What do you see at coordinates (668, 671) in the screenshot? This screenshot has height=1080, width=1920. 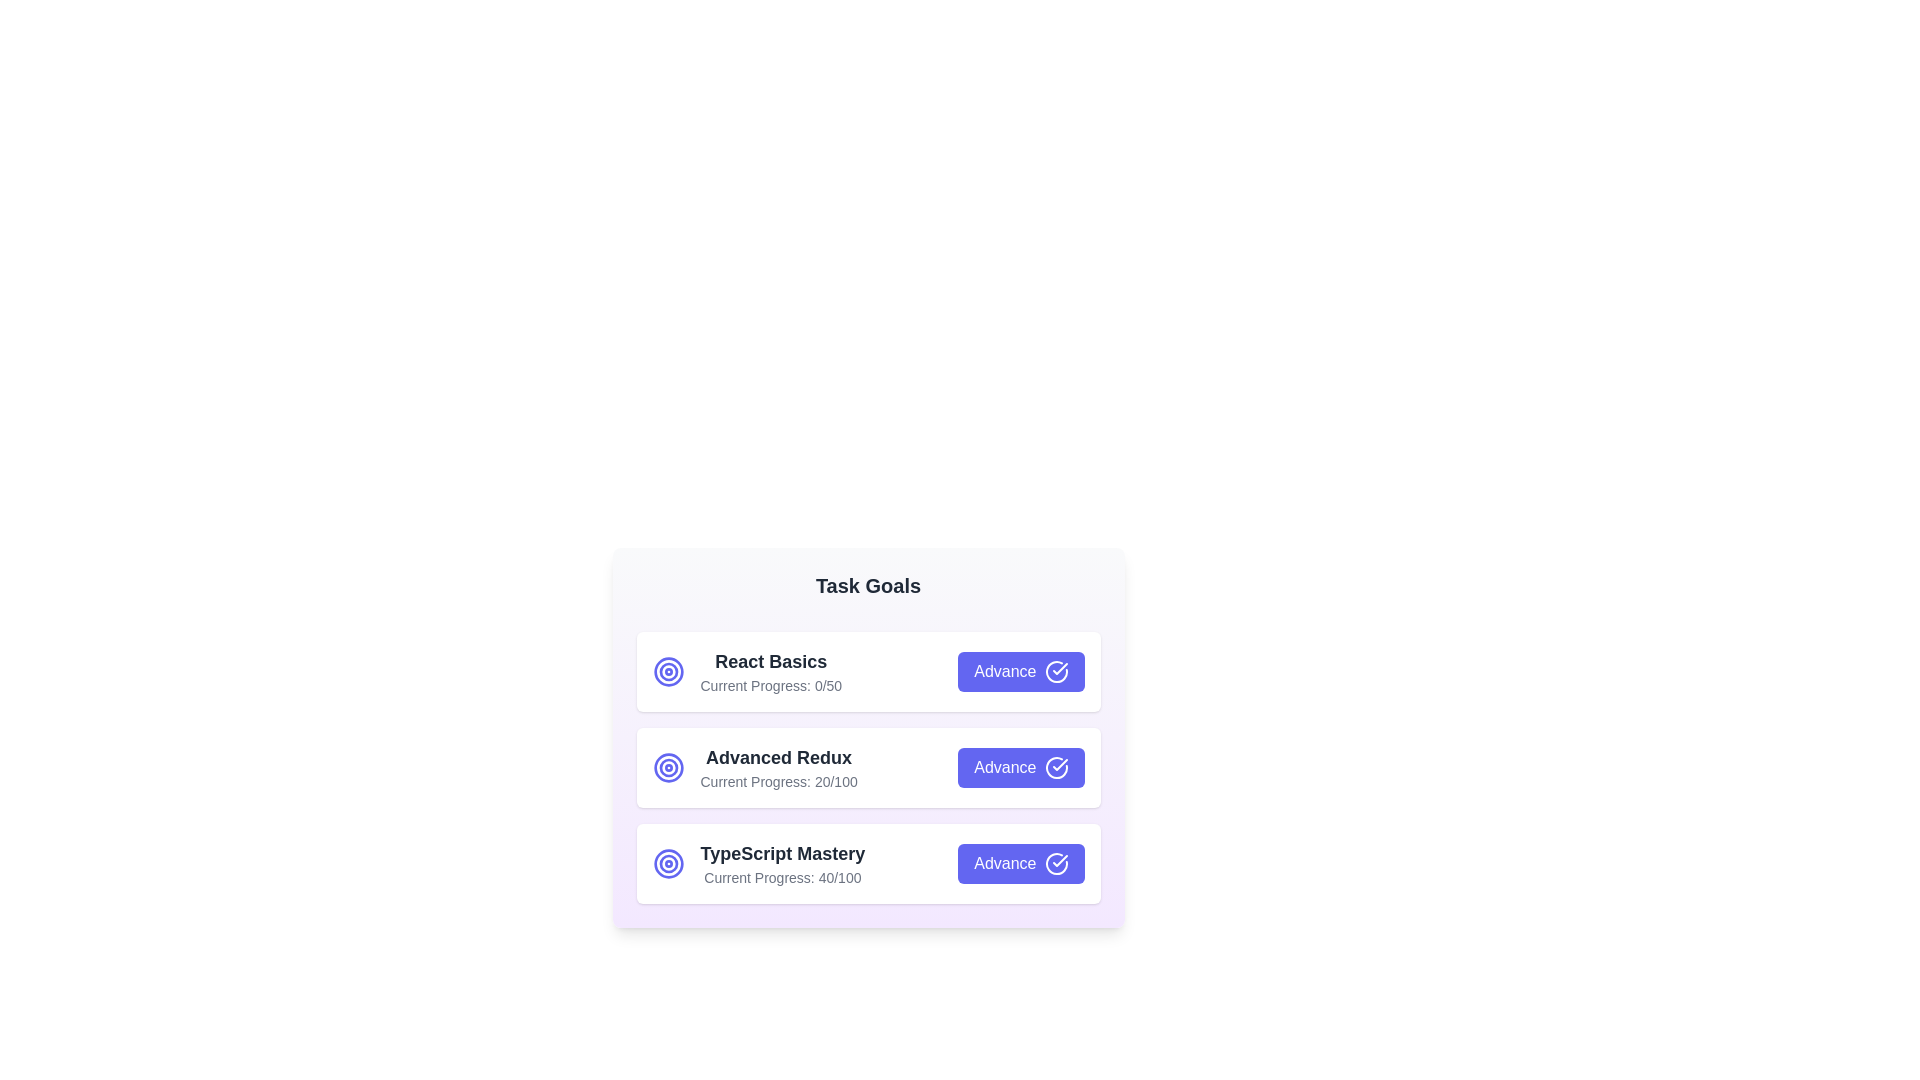 I see `the outermost circular graphical element representing 'React Basics' in the interface, which is part of a target-like icon` at bounding box center [668, 671].